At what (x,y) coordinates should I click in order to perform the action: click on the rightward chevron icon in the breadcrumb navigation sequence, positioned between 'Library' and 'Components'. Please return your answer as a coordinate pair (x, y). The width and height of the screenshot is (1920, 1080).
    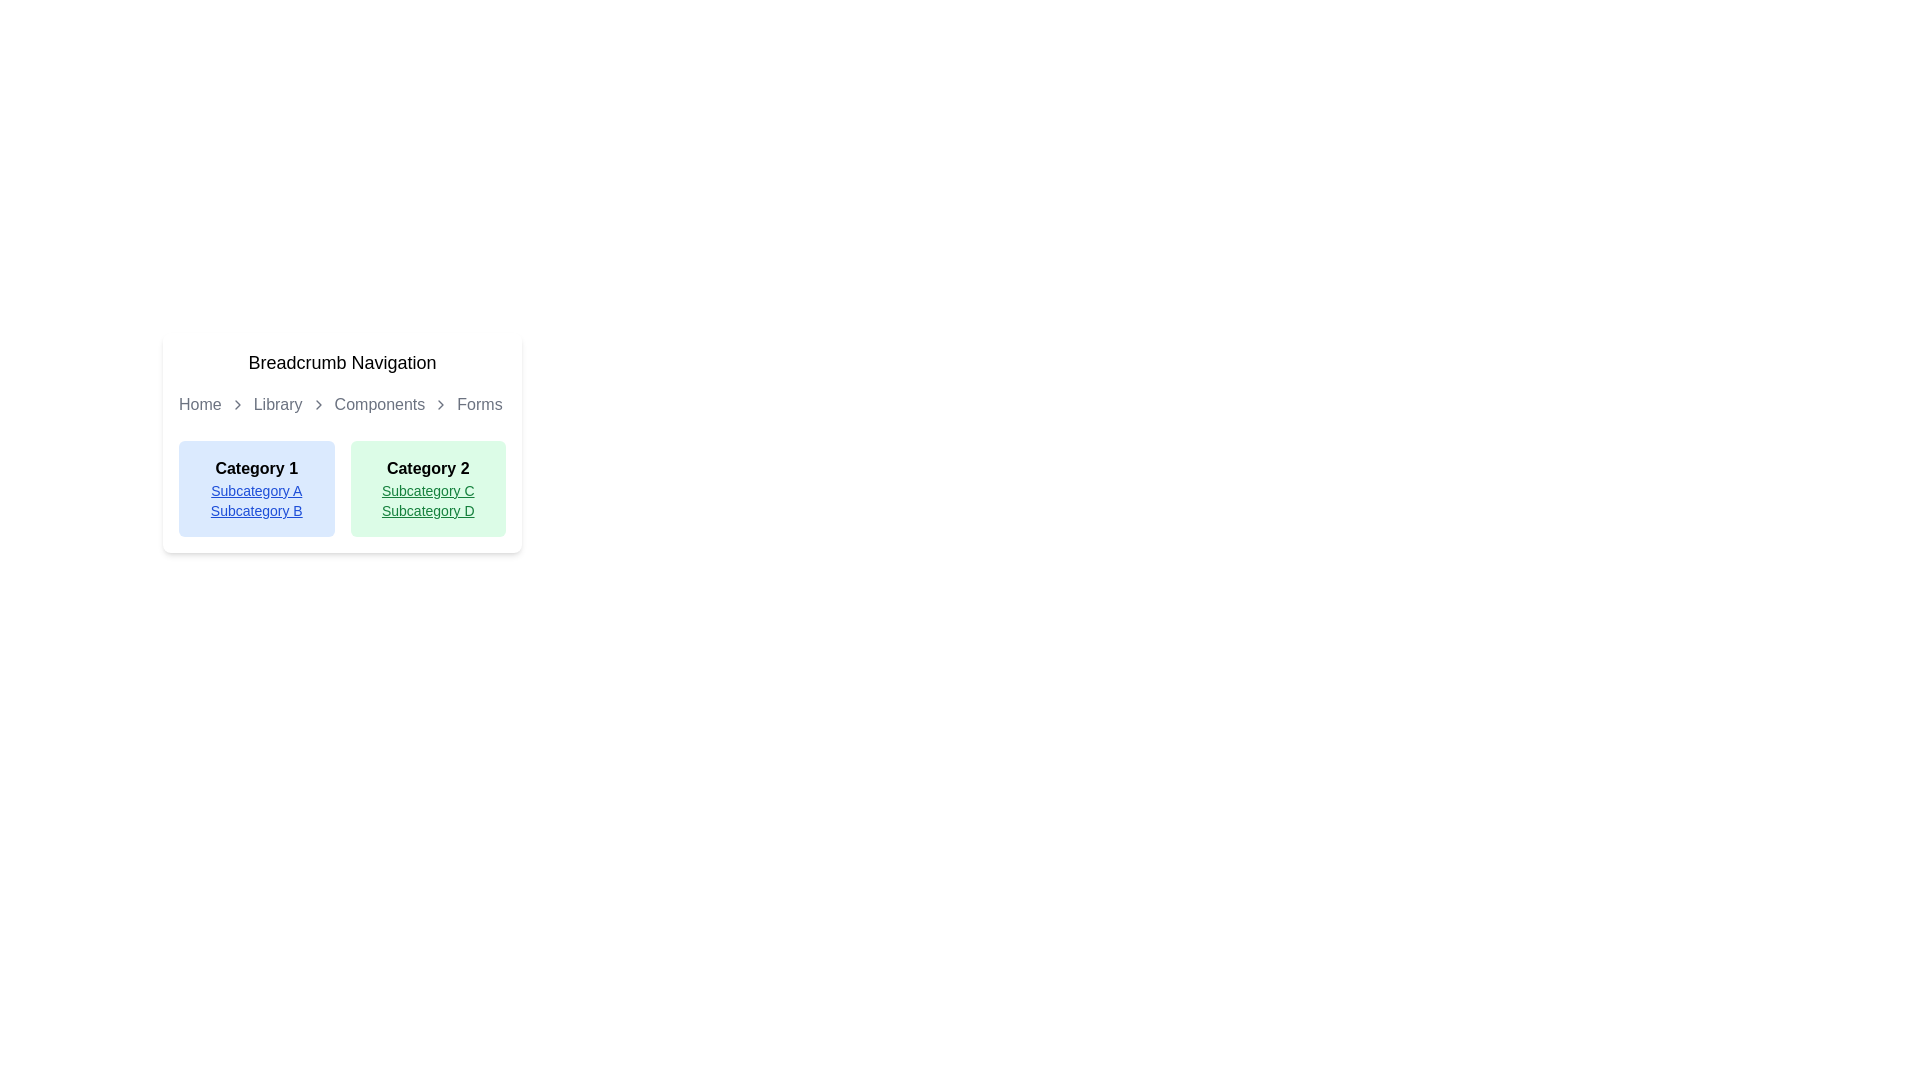
    Looking at the image, I should click on (317, 405).